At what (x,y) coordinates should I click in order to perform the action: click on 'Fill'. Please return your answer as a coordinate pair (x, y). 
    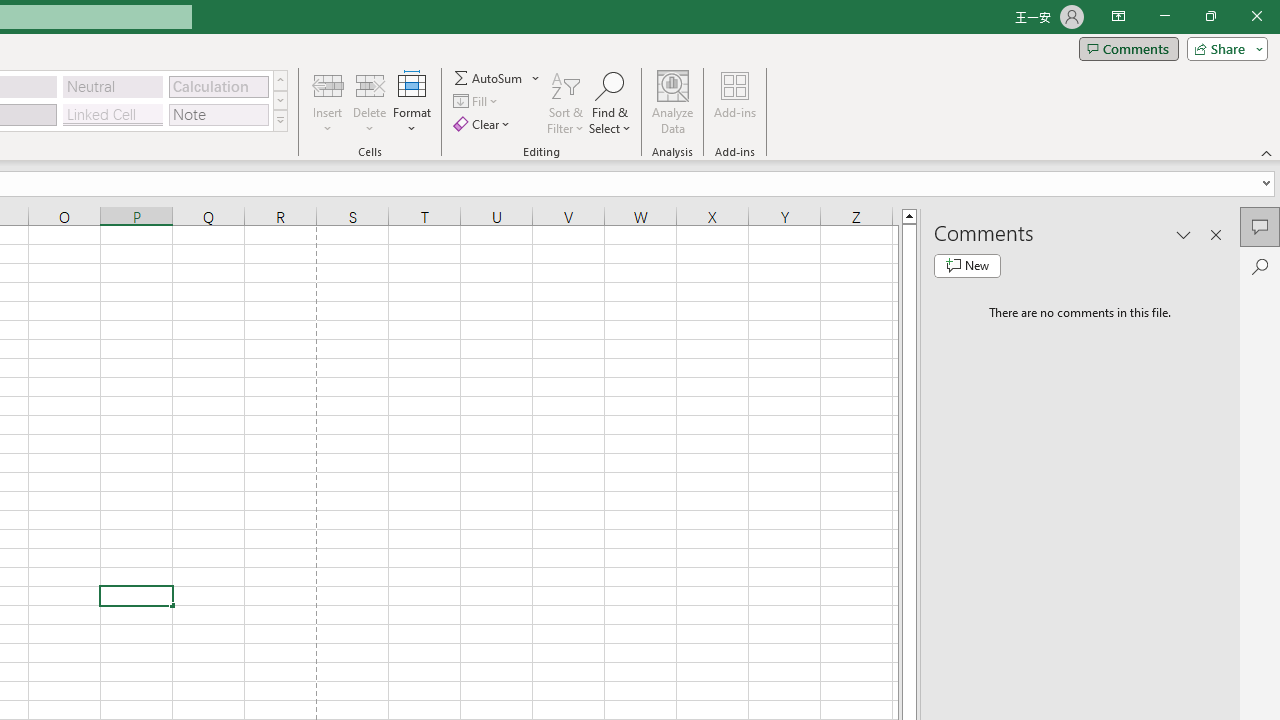
    Looking at the image, I should click on (477, 101).